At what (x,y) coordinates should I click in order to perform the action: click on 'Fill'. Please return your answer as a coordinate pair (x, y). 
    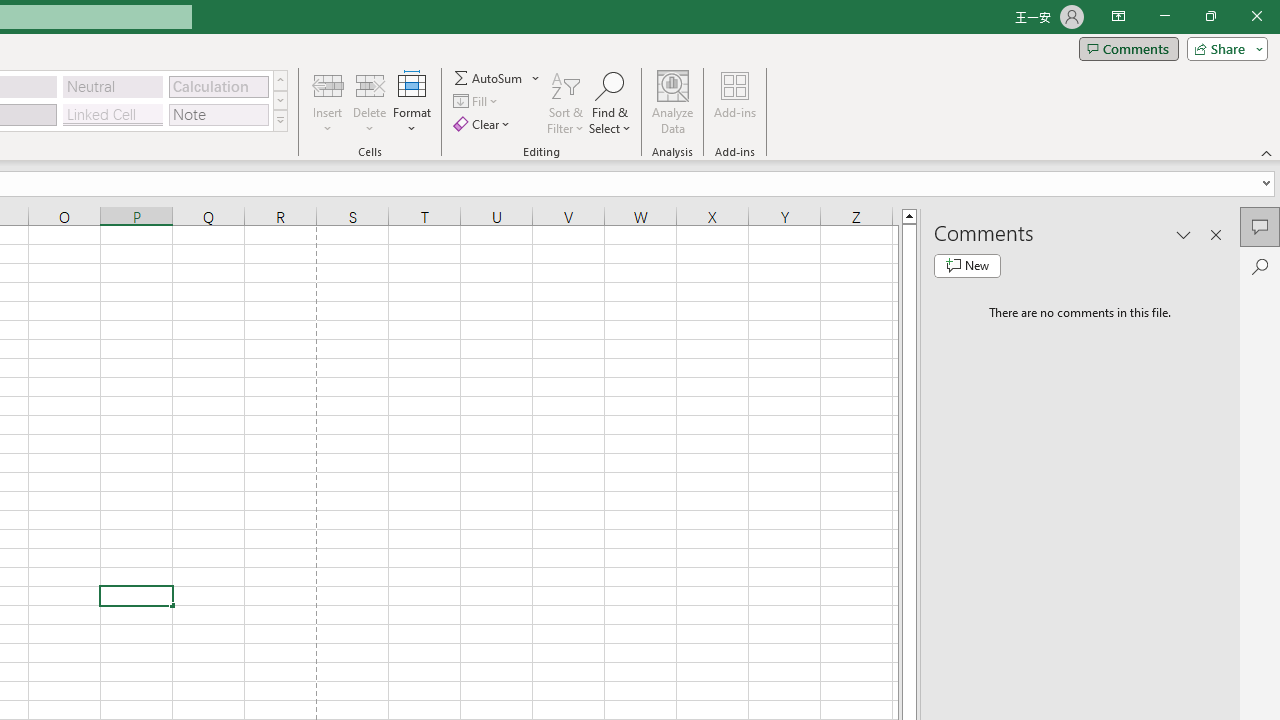
    Looking at the image, I should click on (477, 101).